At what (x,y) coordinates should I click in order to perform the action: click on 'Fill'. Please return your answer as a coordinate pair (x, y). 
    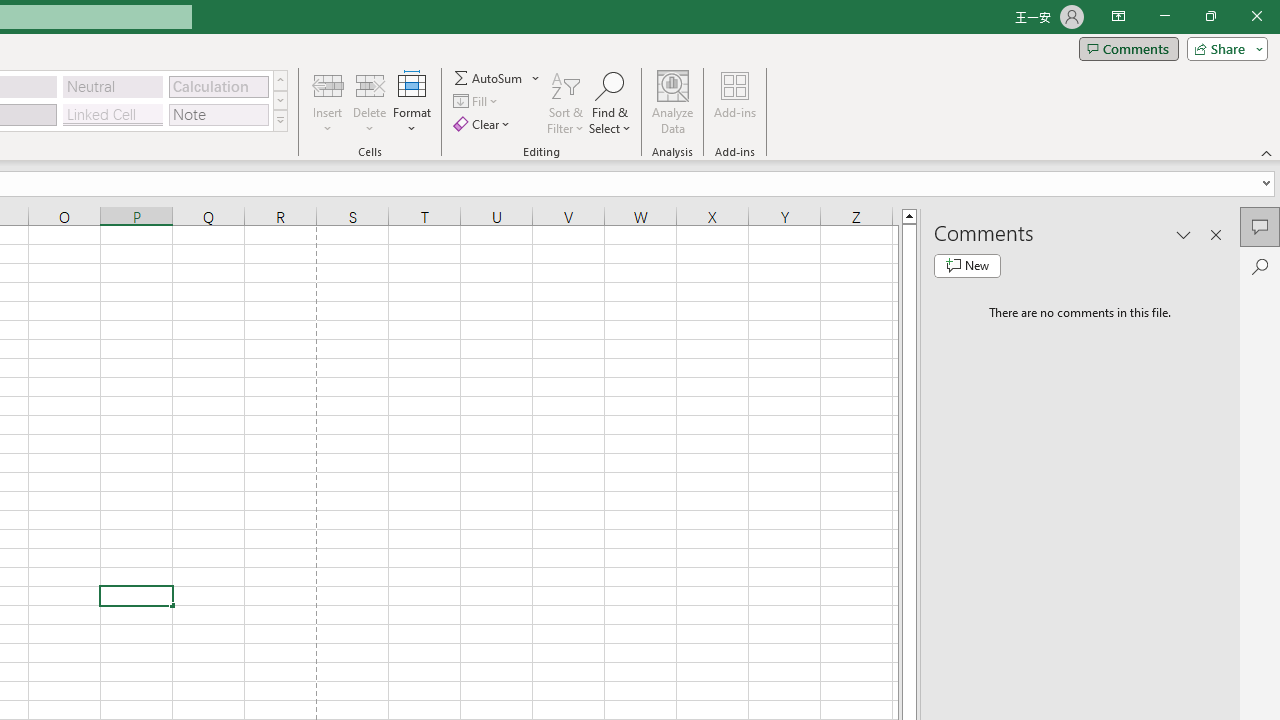
    Looking at the image, I should click on (477, 101).